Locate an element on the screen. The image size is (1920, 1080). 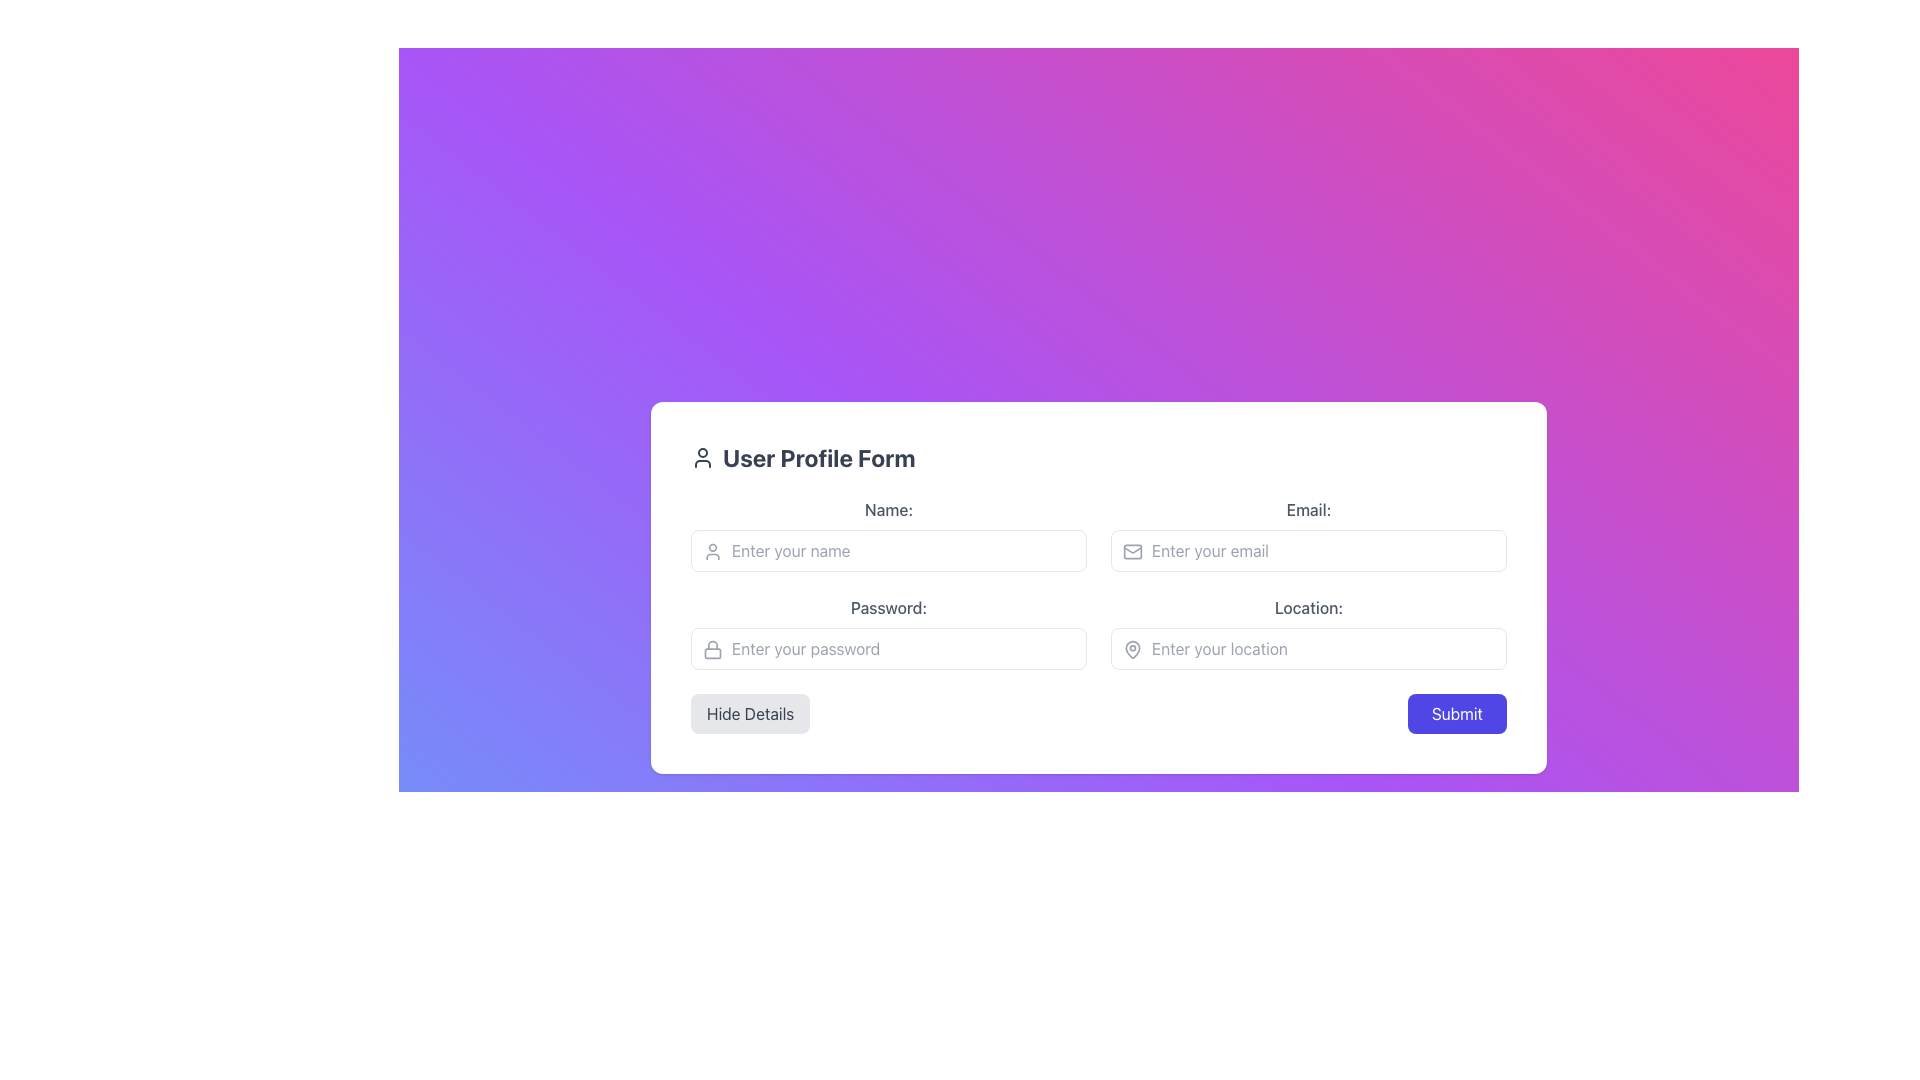
the text label that provides context for the password input field, located in the second row, first column of the form layout, above the password input field and beside the lock icon is located at coordinates (887, 607).